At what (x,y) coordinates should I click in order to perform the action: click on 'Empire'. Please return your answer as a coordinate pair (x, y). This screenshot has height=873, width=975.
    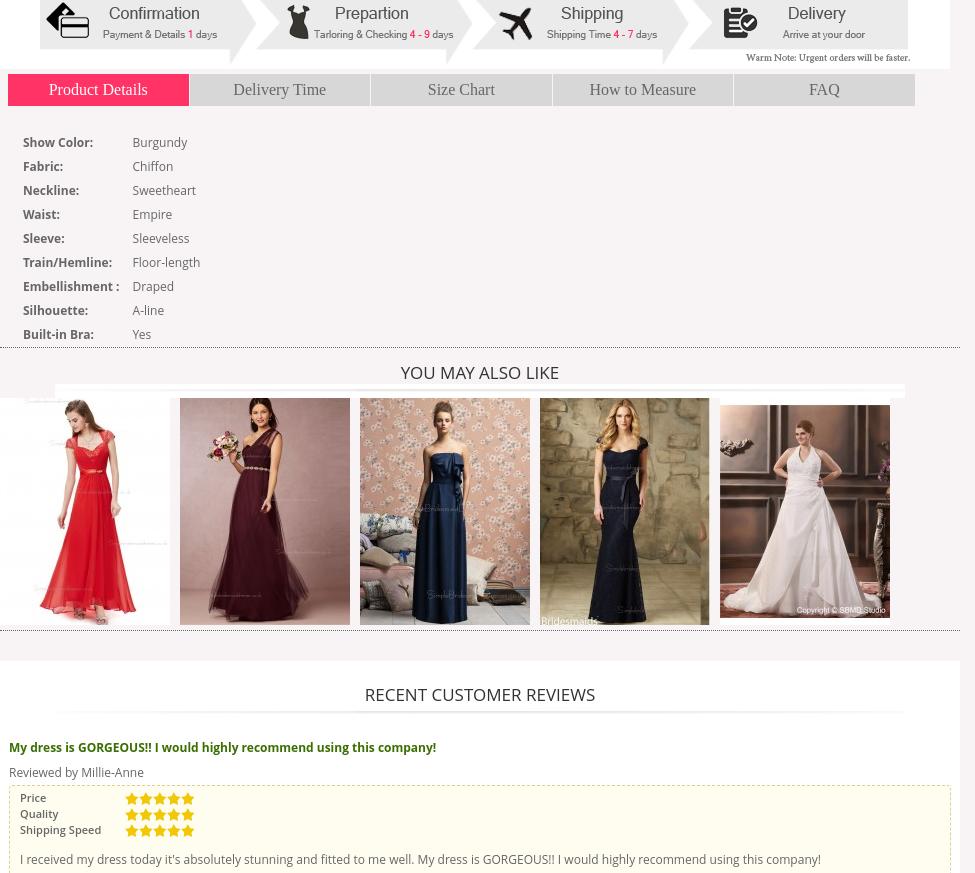
    Looking at the image, I should click on (151, 213).